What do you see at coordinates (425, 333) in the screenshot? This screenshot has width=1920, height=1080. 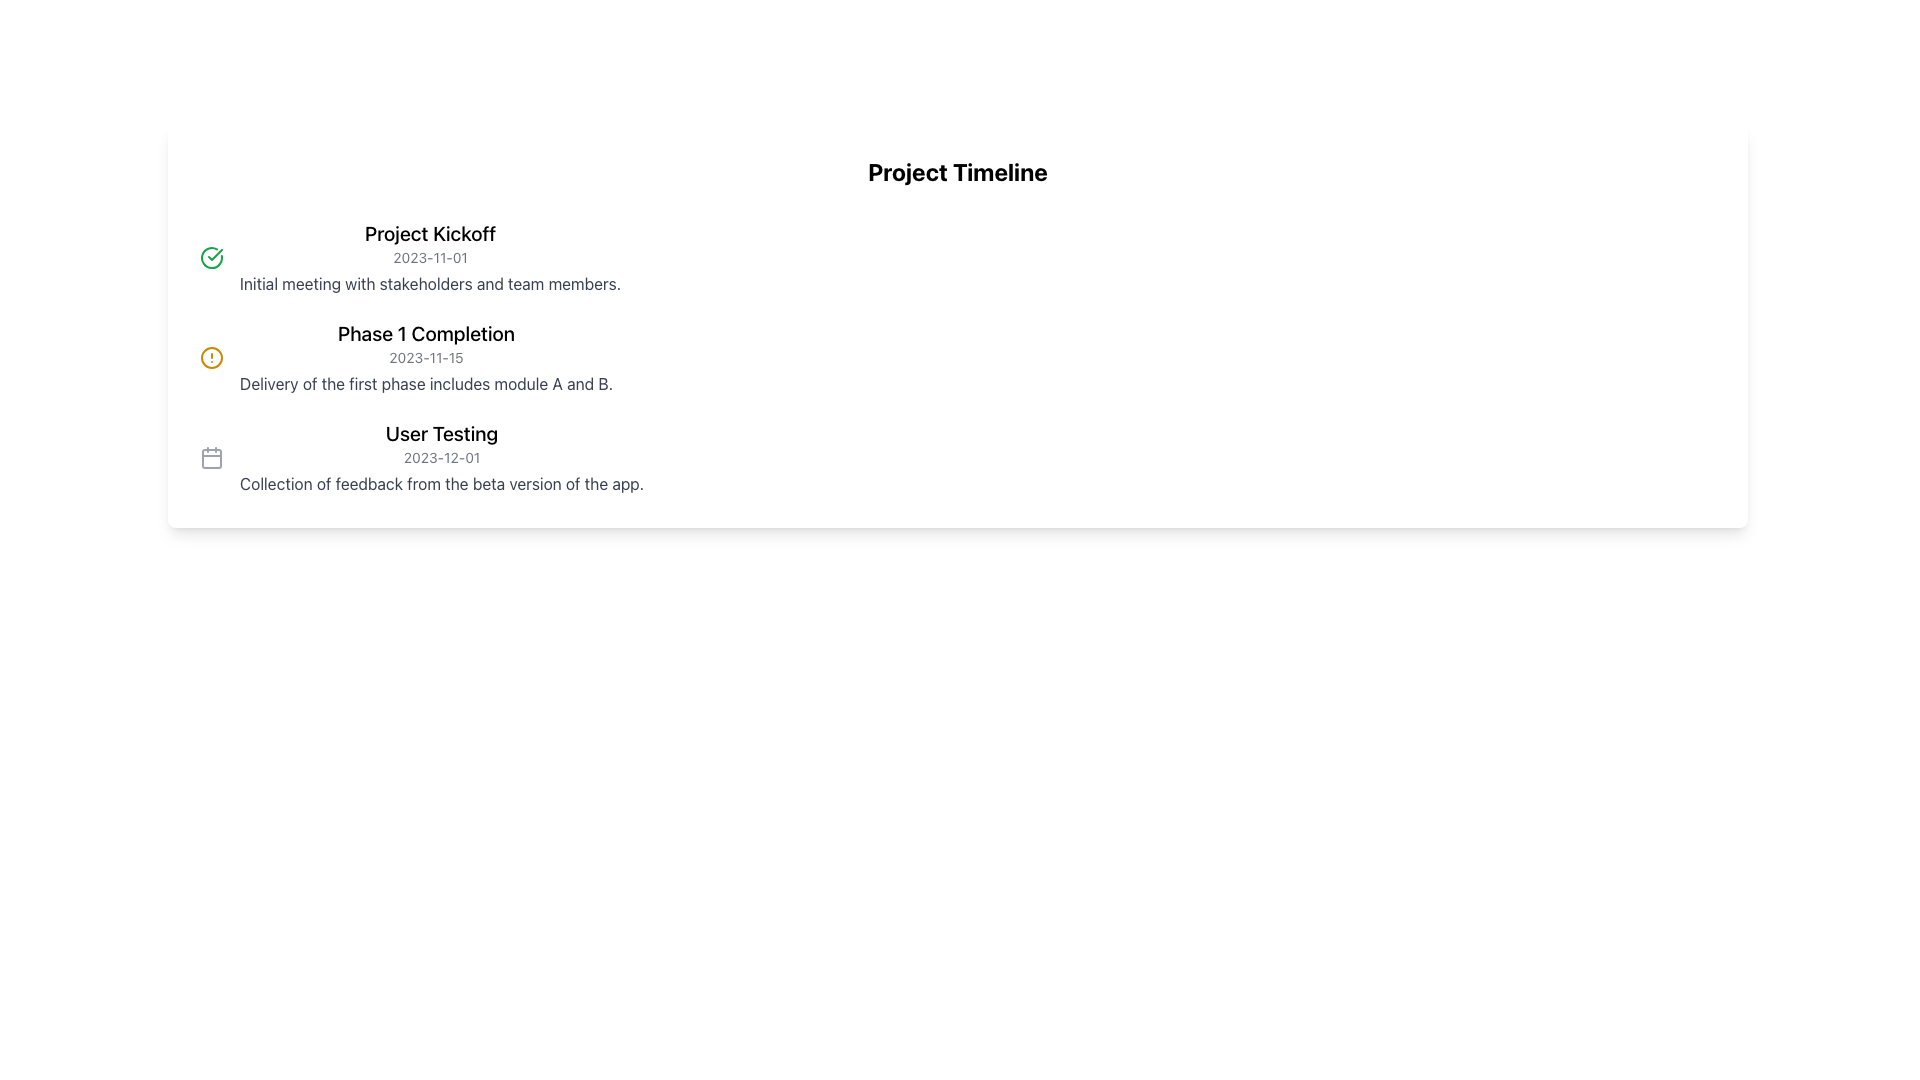 I see `the text label indicating 'Phase 1 Completion', which serves as the title for this milestone, located above the date '2023-11-15'` at bounding box center [425, 333].